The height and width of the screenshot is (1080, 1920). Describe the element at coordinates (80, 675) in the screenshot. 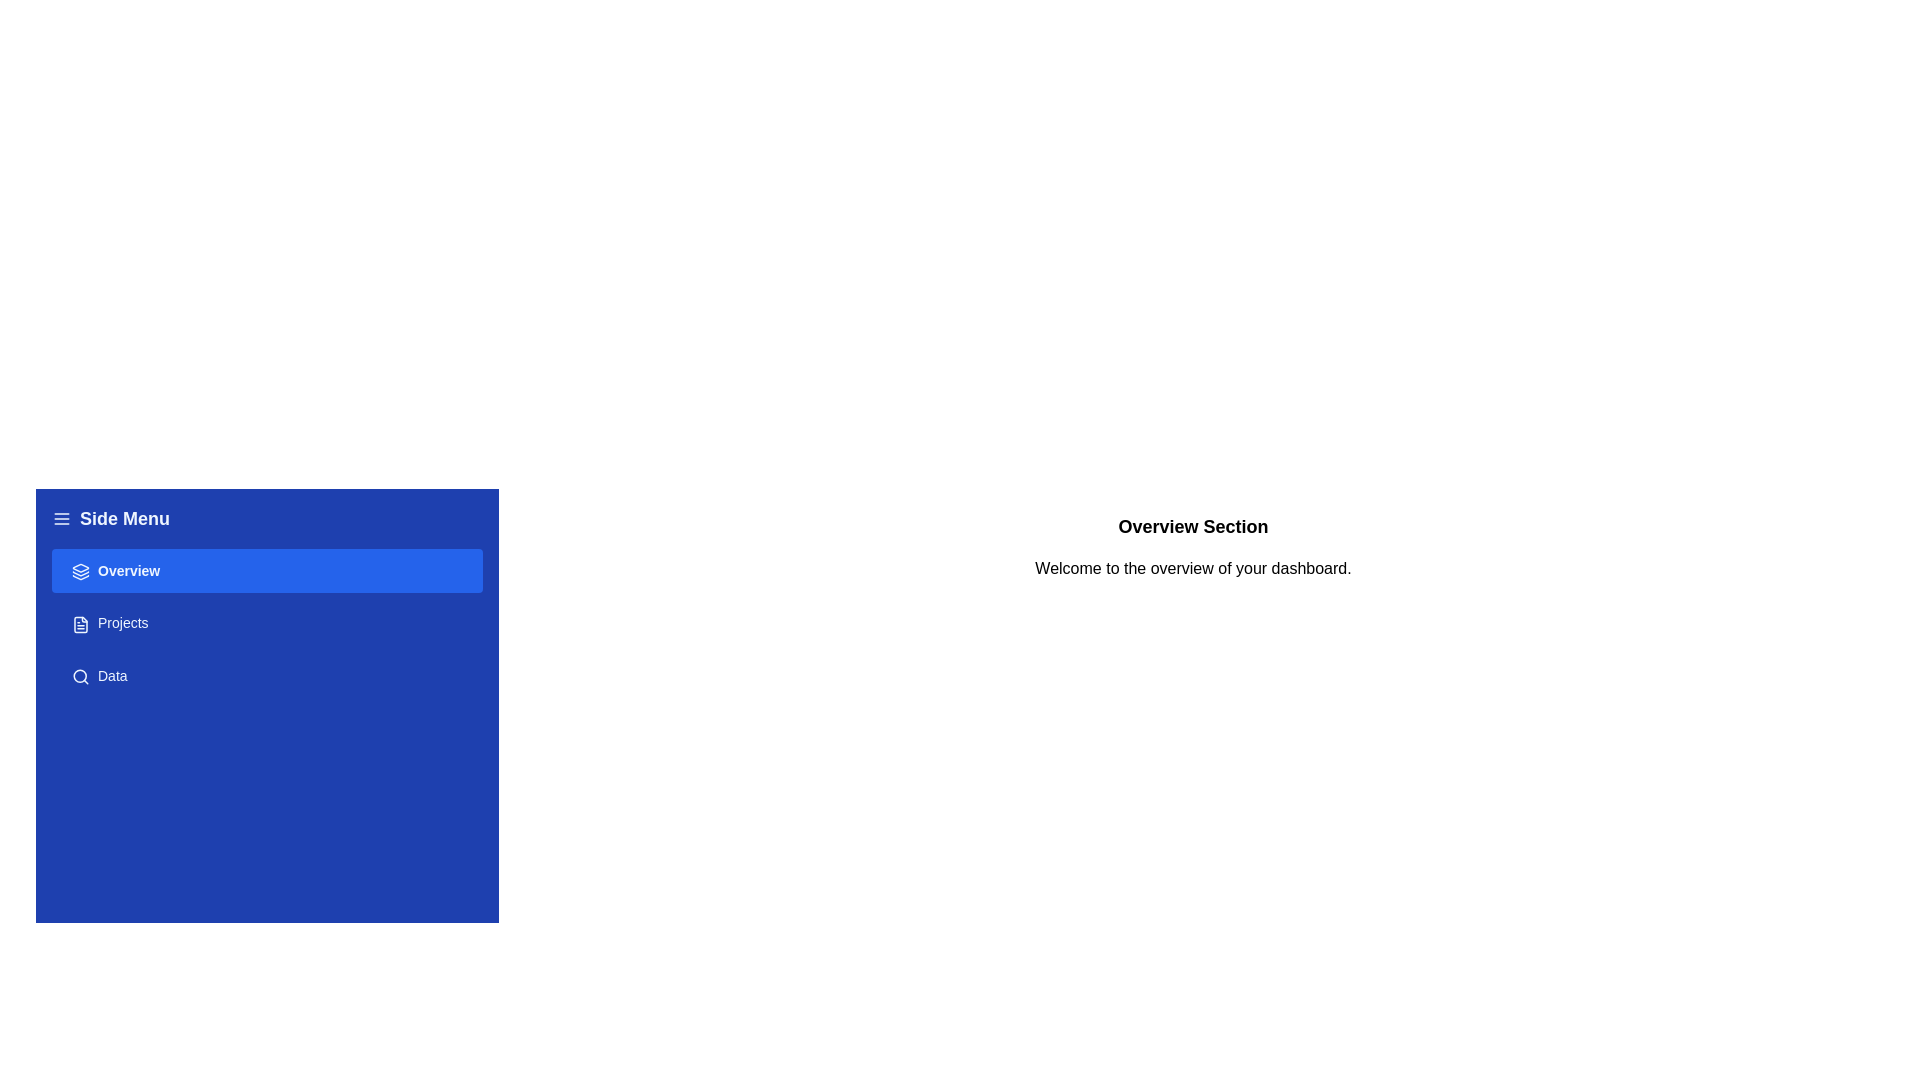

I see `the magnifying glass icon located in the sidebar next` at that location.